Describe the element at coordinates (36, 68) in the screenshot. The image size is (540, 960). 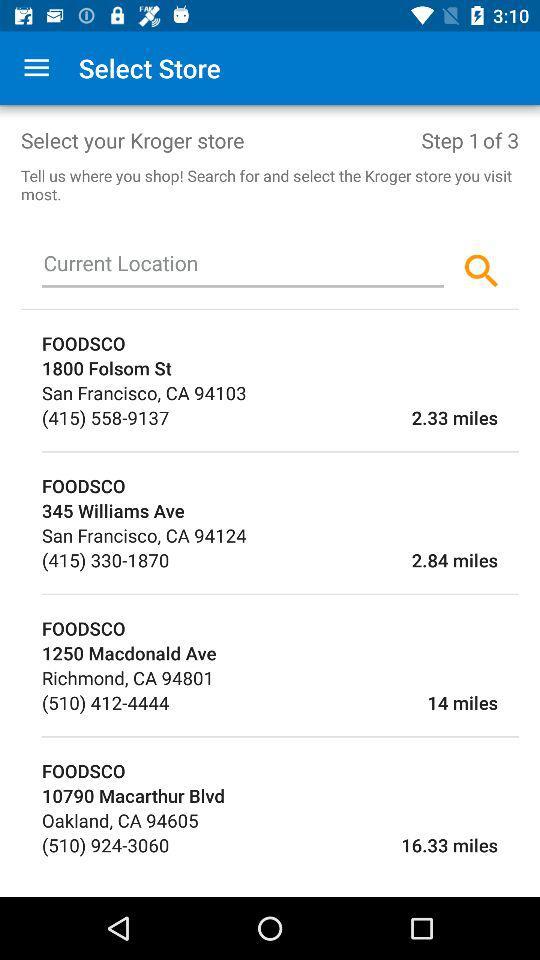
I see `app next to the select store` at that location.